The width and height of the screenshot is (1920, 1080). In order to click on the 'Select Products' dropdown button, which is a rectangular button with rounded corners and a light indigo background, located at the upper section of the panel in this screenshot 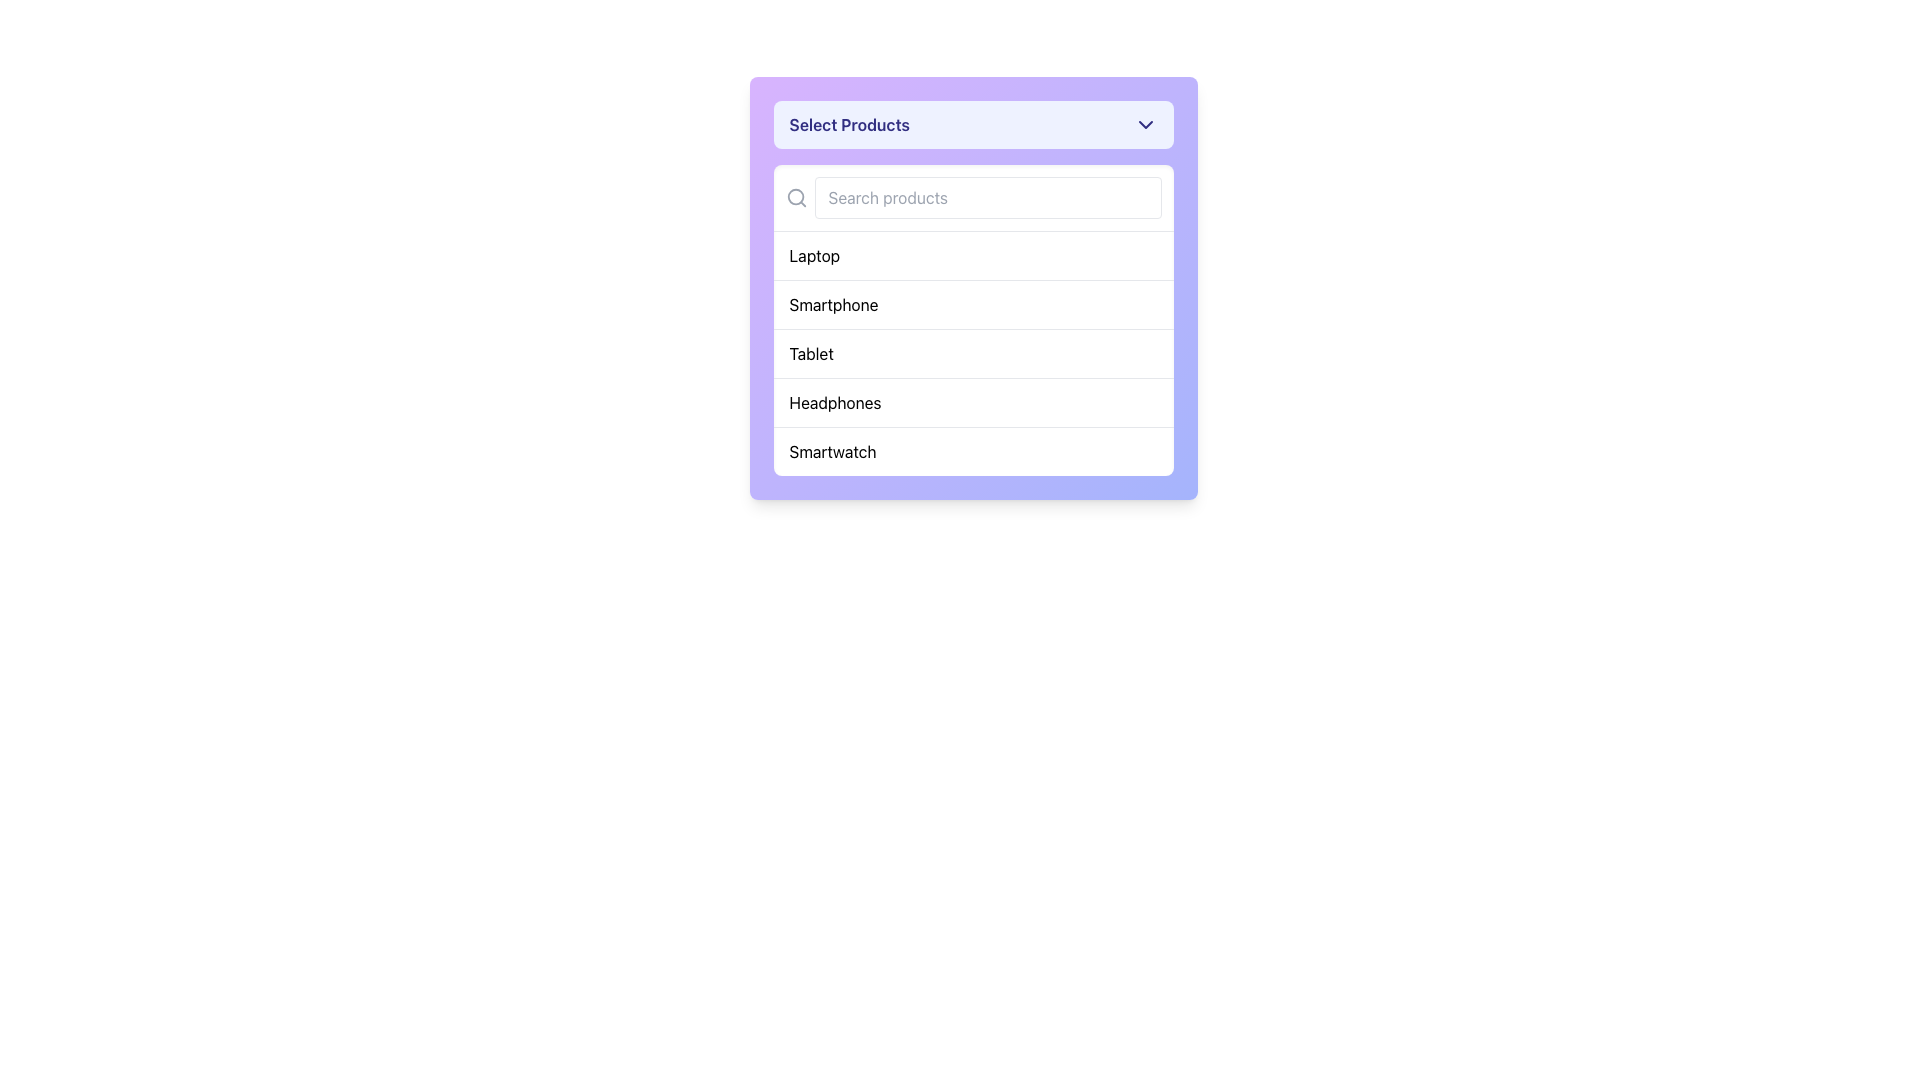, I will do `click(973, 124)`.